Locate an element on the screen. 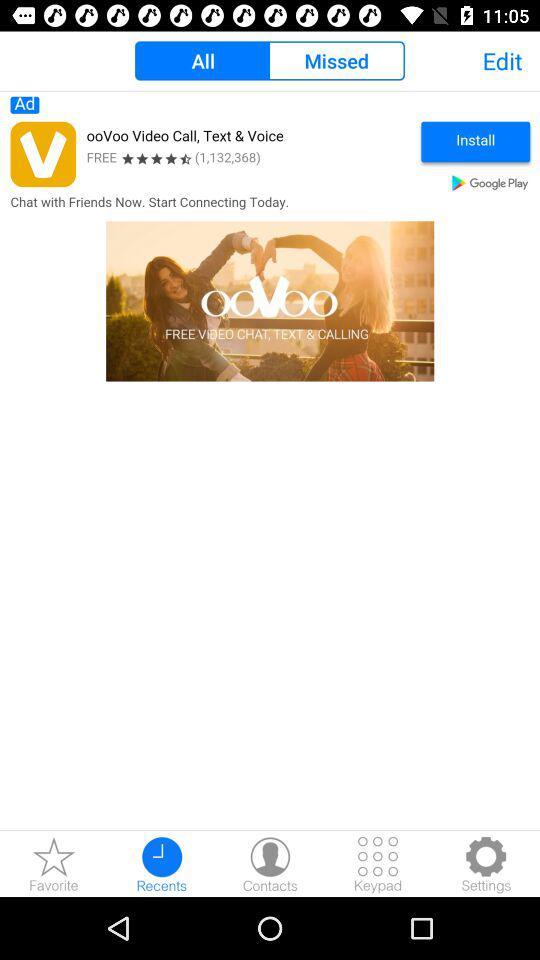  keypad open is located at coordinates (378, 863).